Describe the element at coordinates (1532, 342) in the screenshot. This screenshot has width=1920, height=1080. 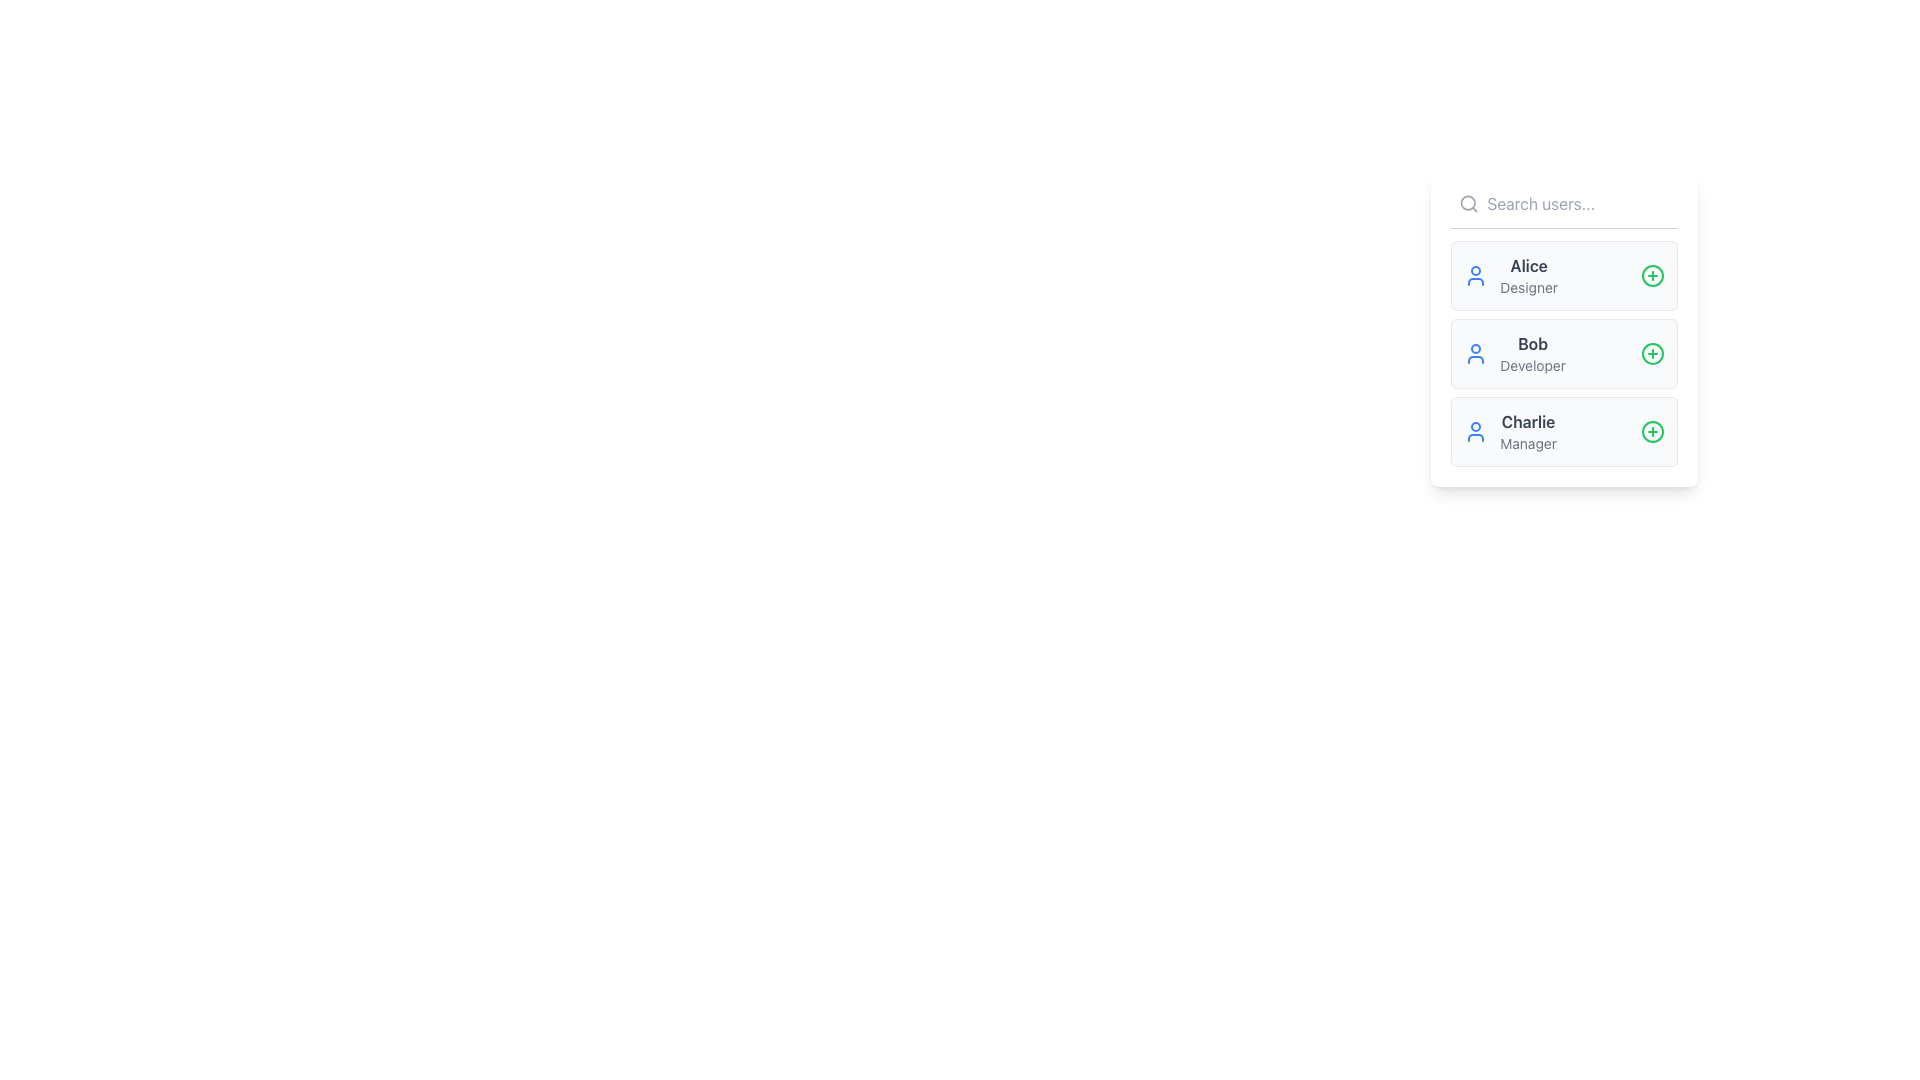
I see `text label 'Bob' which is part of the 'Bob - Developer' composite text in the vertical list` at that location.